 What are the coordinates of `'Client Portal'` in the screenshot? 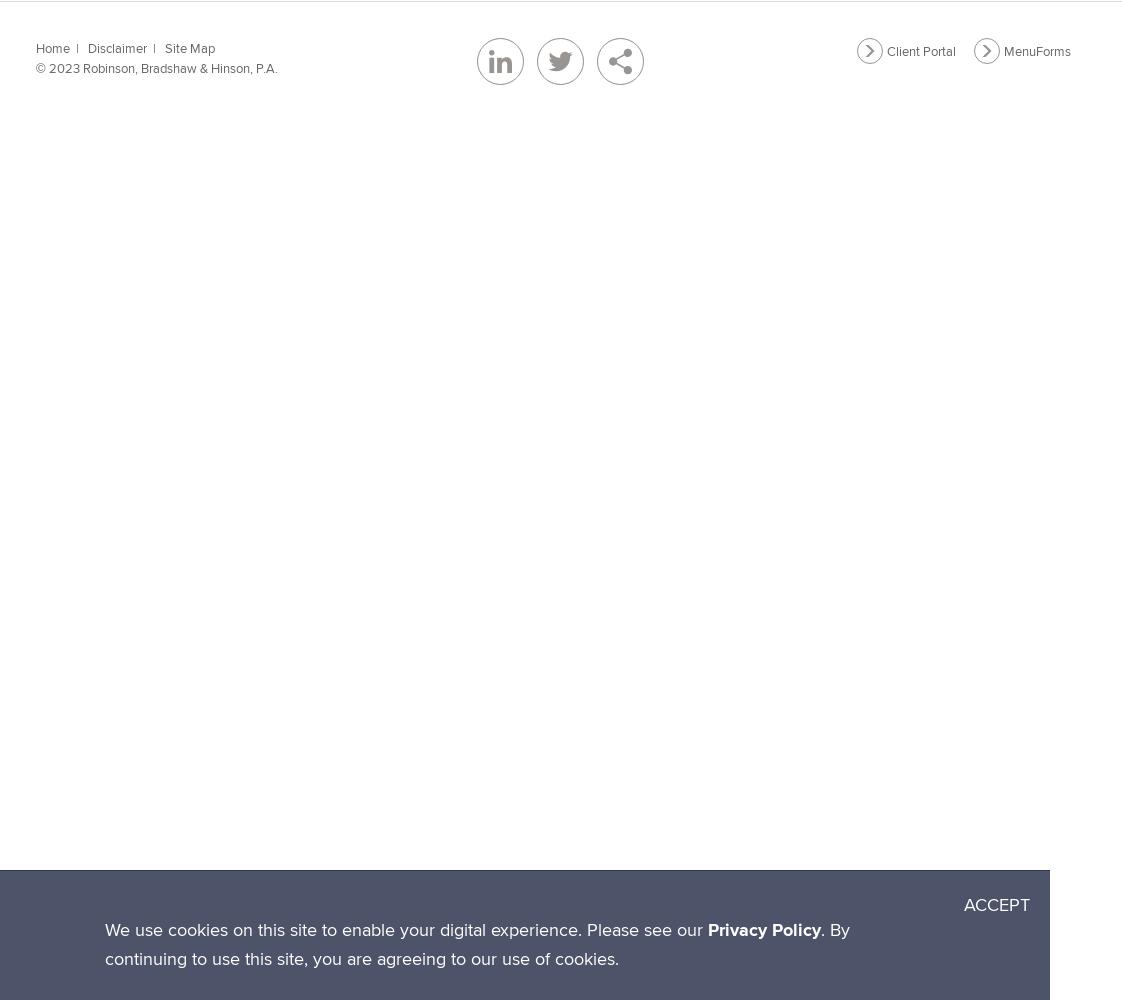 It's located at (920, 51).